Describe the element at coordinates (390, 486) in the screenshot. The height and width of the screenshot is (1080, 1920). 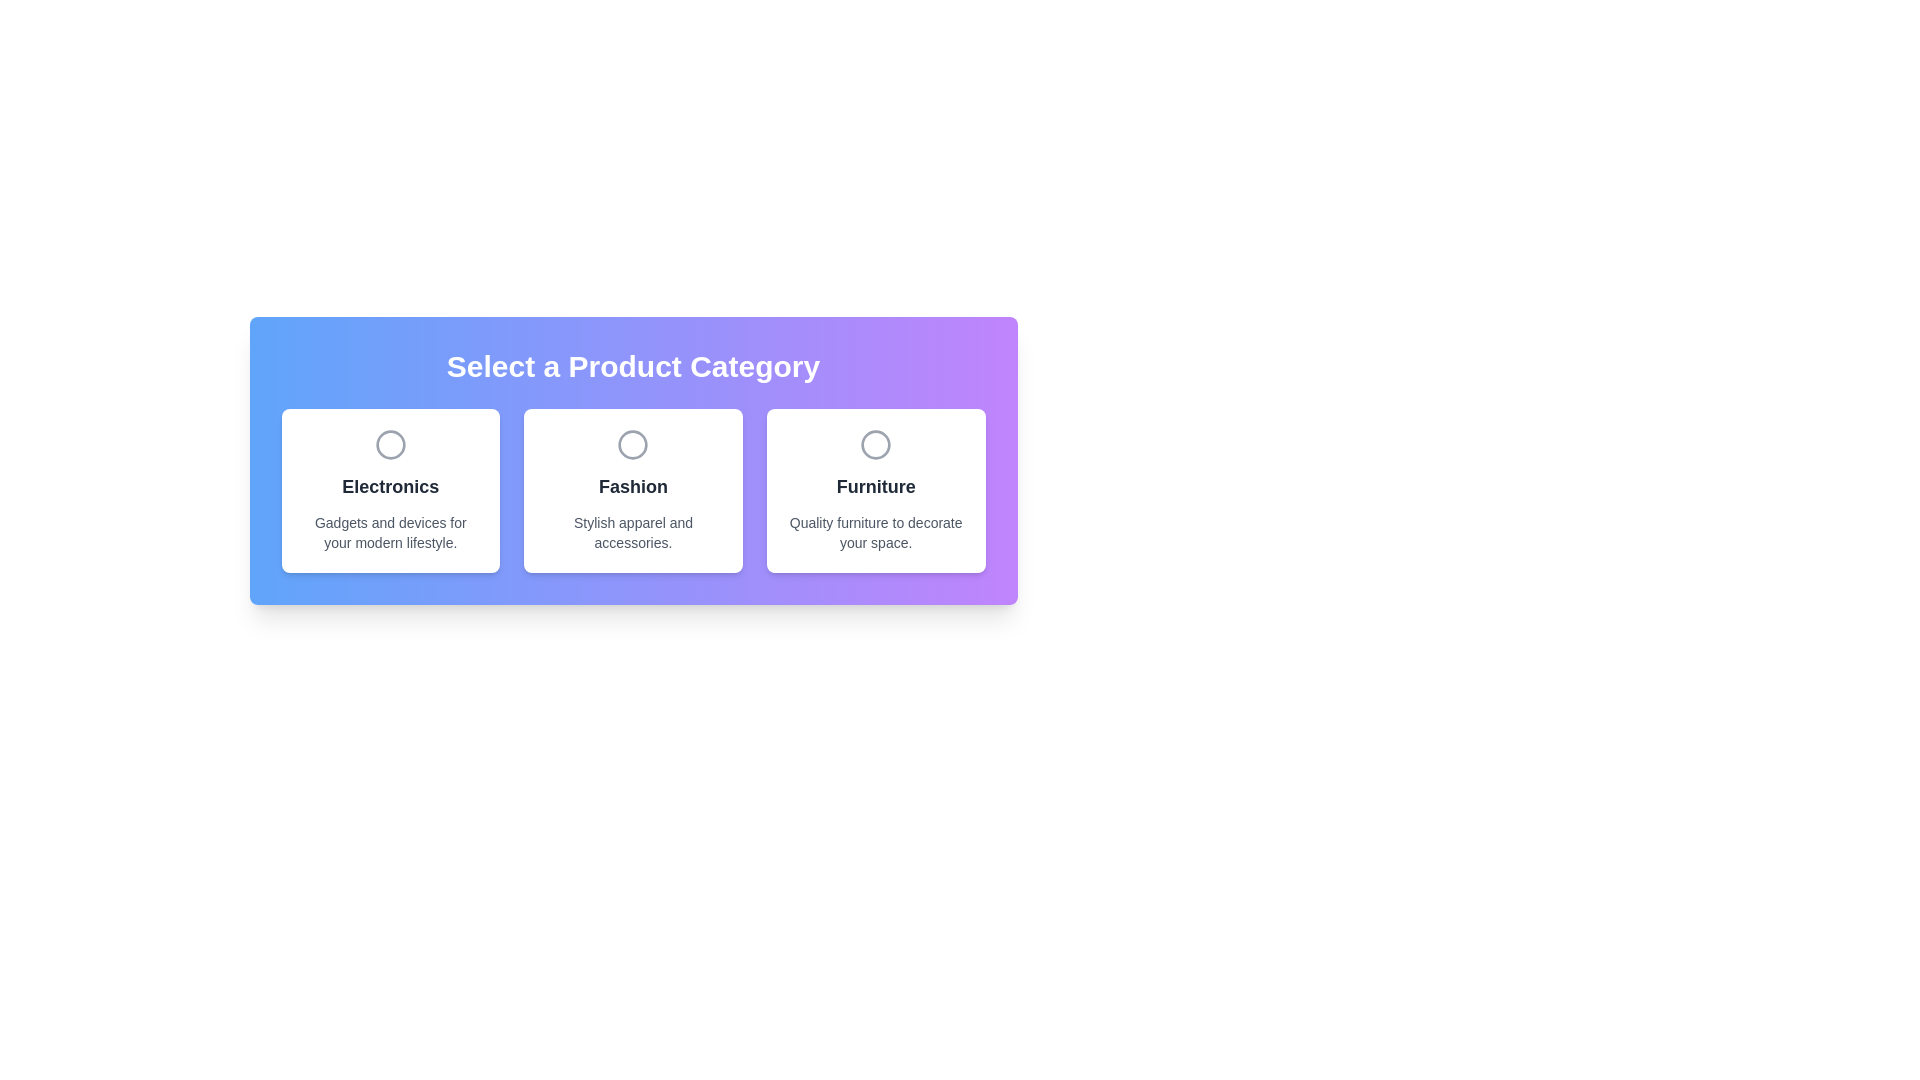
I see `the 'Electronics' category label located in the leftmost card, positioned below the circular icon and above the descriptive text about gadgets and devices` at that location.